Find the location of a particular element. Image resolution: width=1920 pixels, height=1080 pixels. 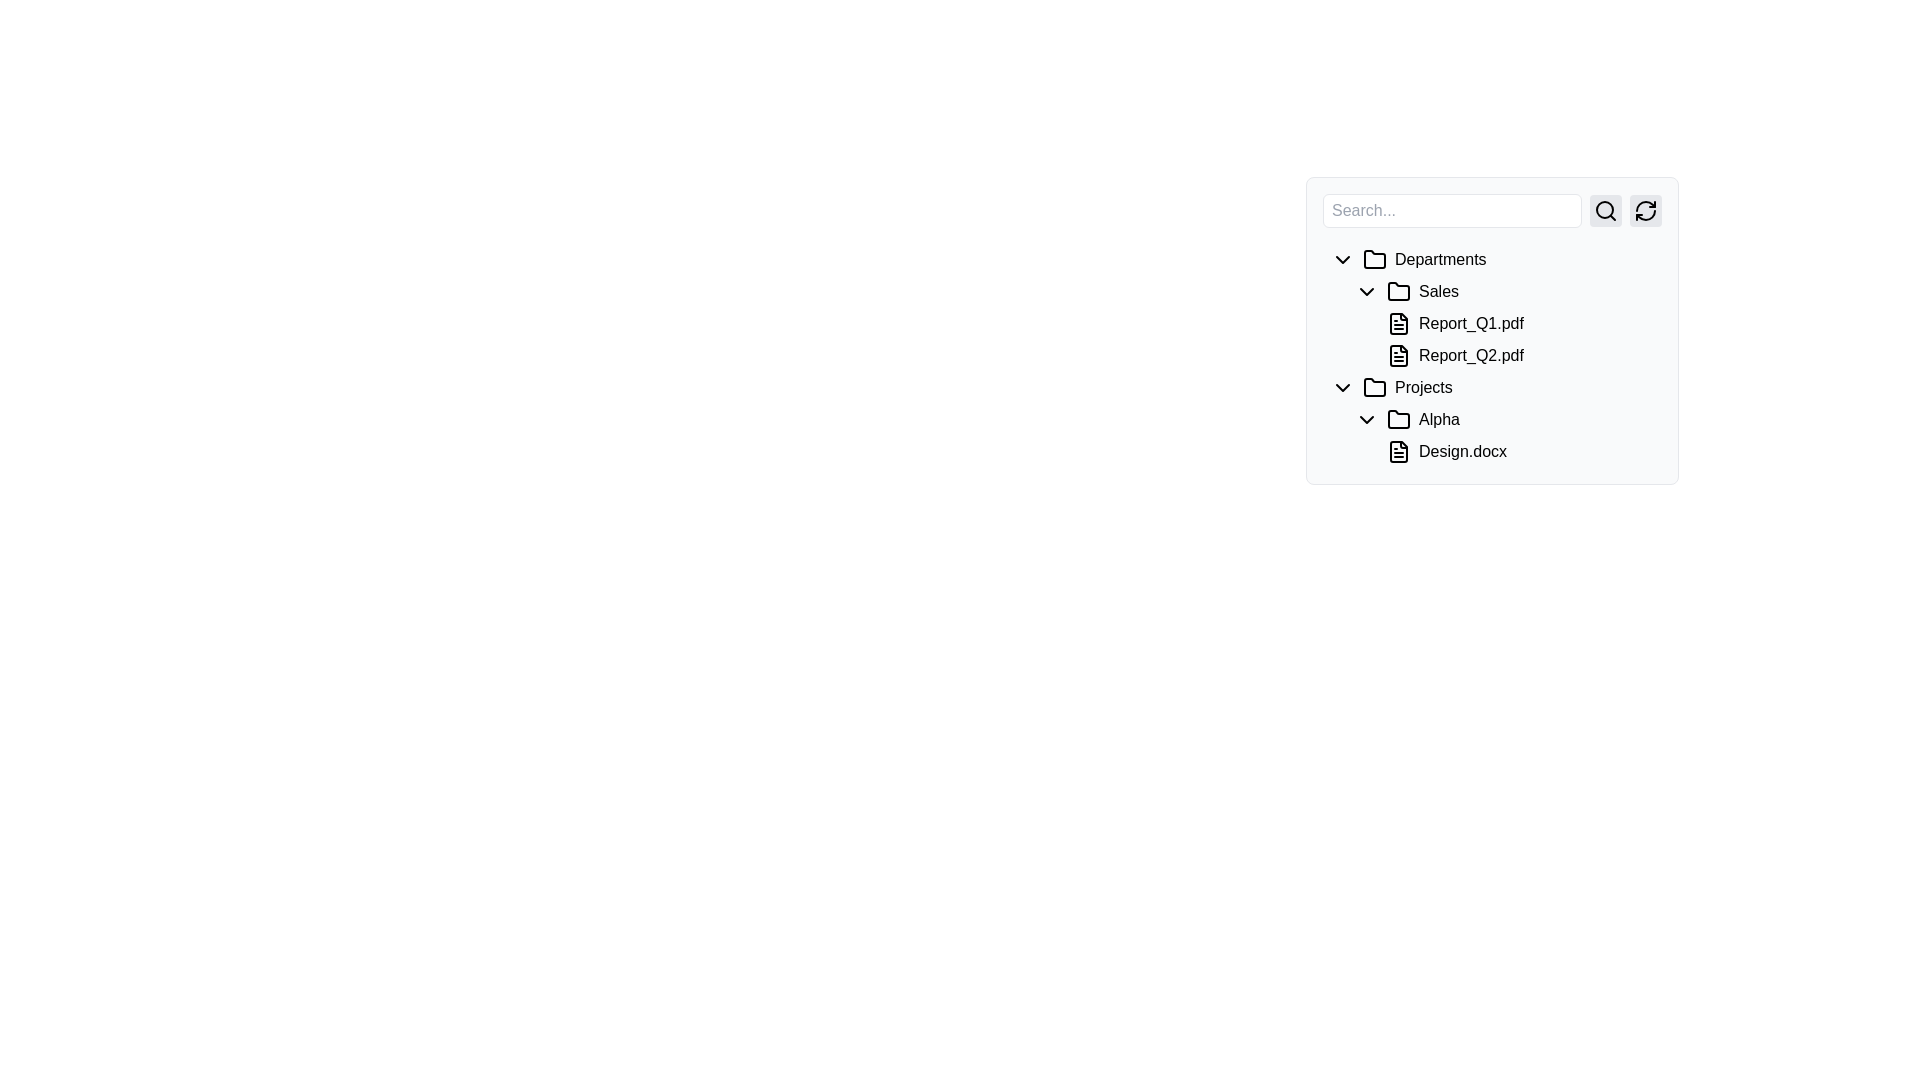

the file entry icon representing 'Report_Q1.pdf', which serves as a visual marker in the hierarchical view is located at coordinates (1397, 323).